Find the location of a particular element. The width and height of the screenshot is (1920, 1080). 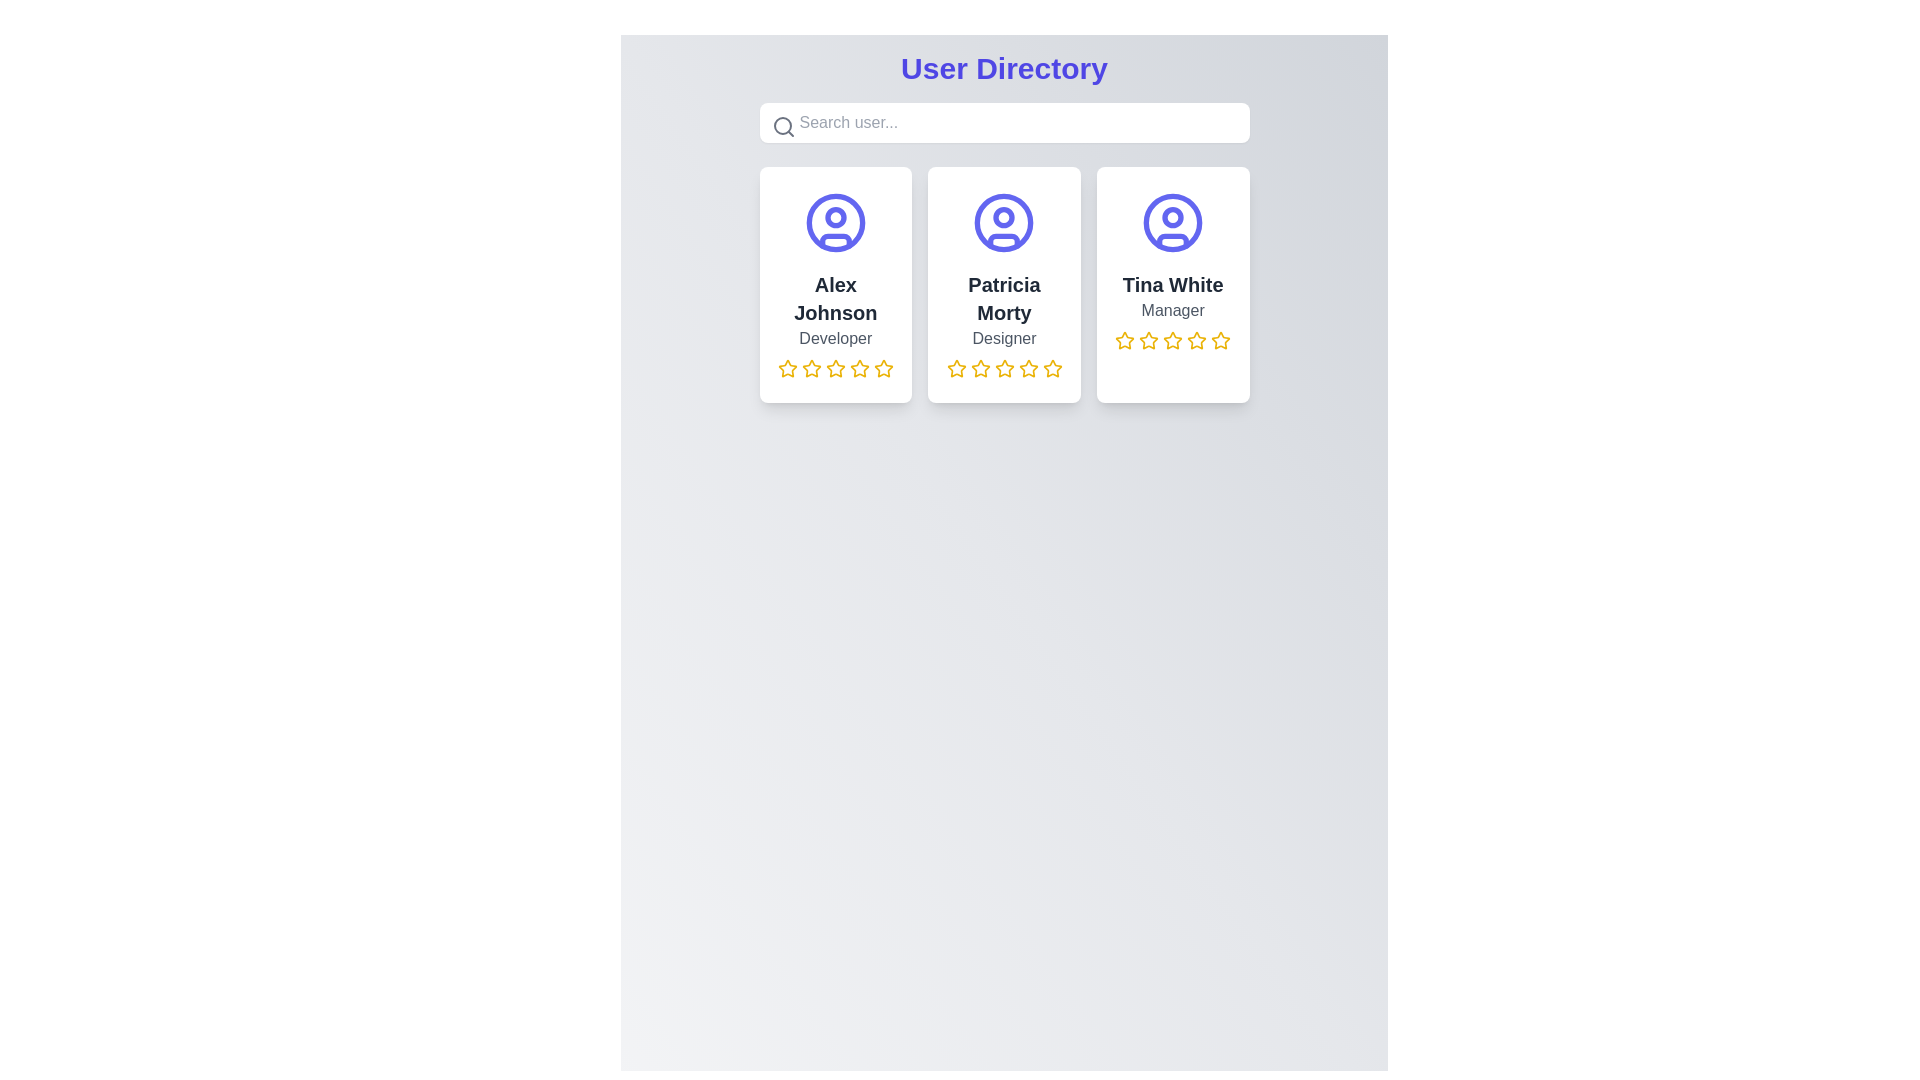

the search icon located in the top-left corner of the search input field is located at coordinates (782, 127).